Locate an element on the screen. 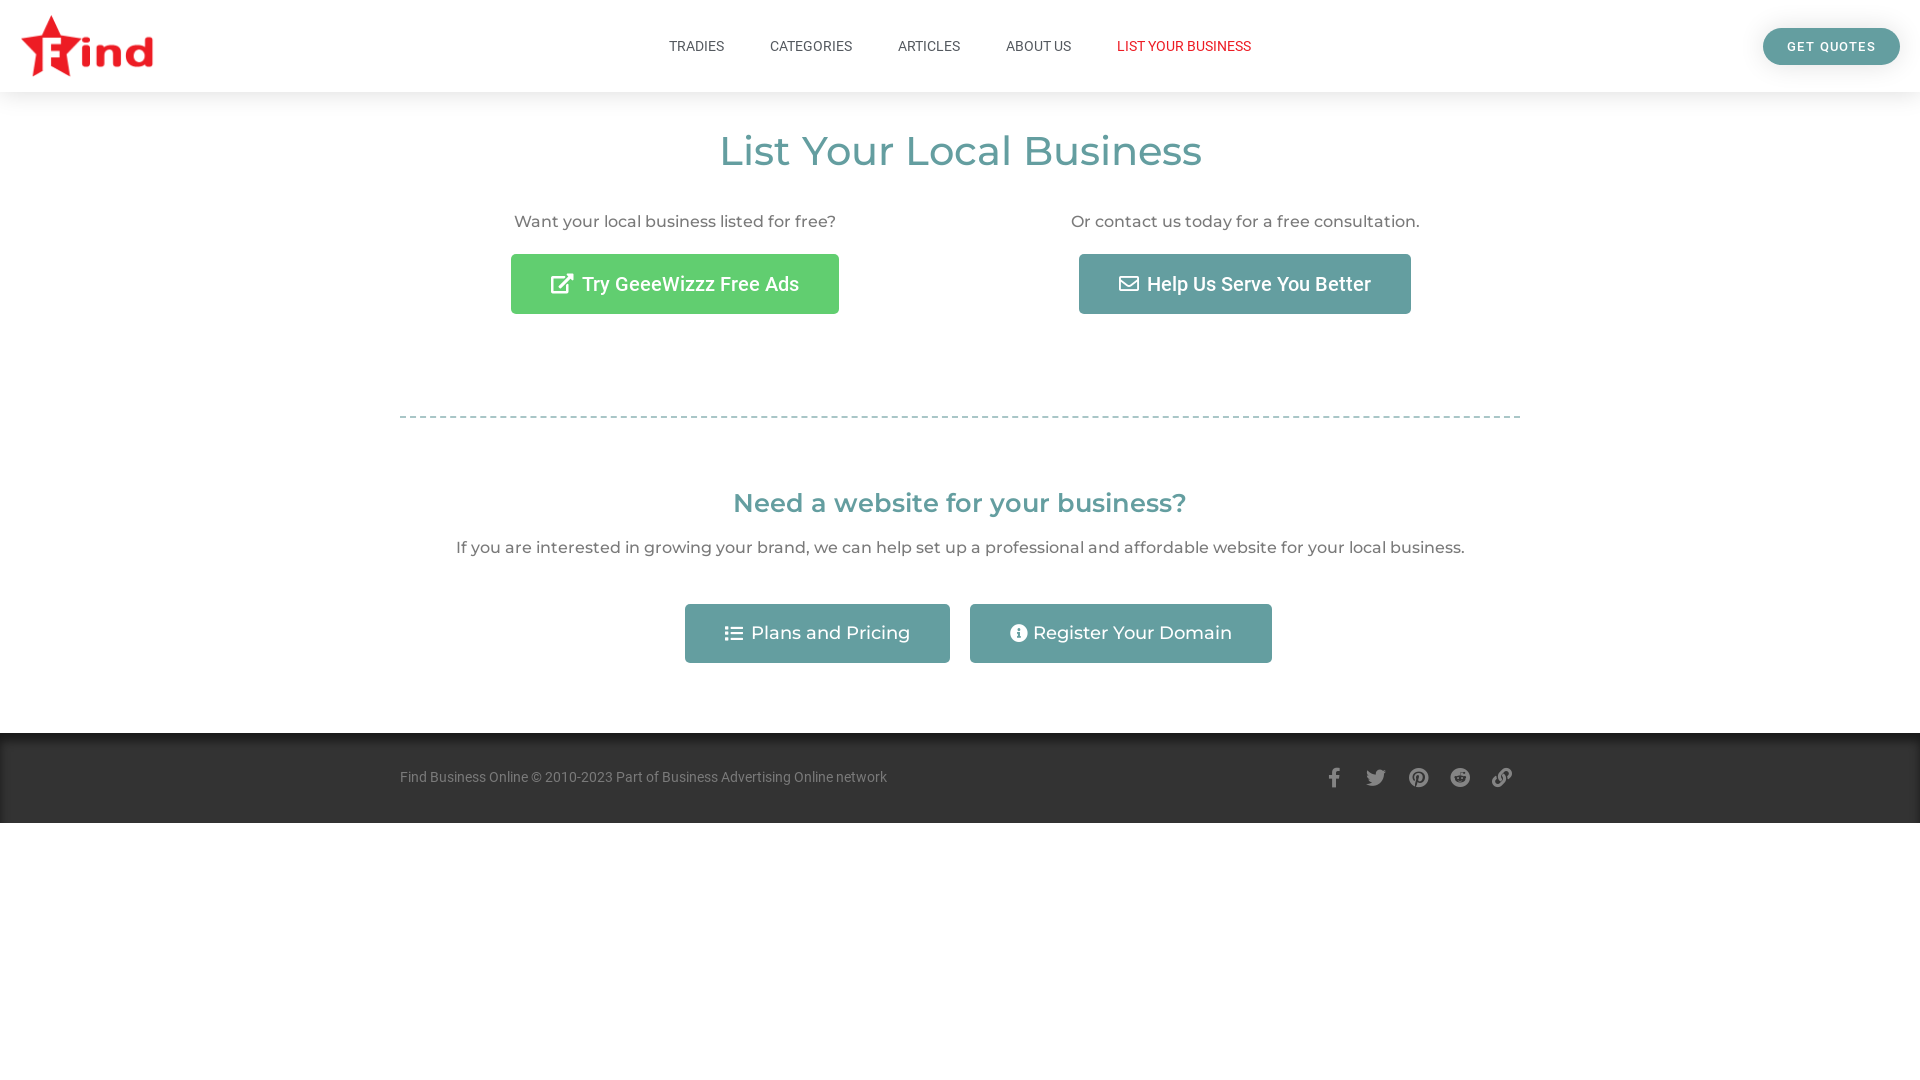 This screenshot has width=1920, height=1080. 'Plans and Pricing' is located at coordinates (817, 633).